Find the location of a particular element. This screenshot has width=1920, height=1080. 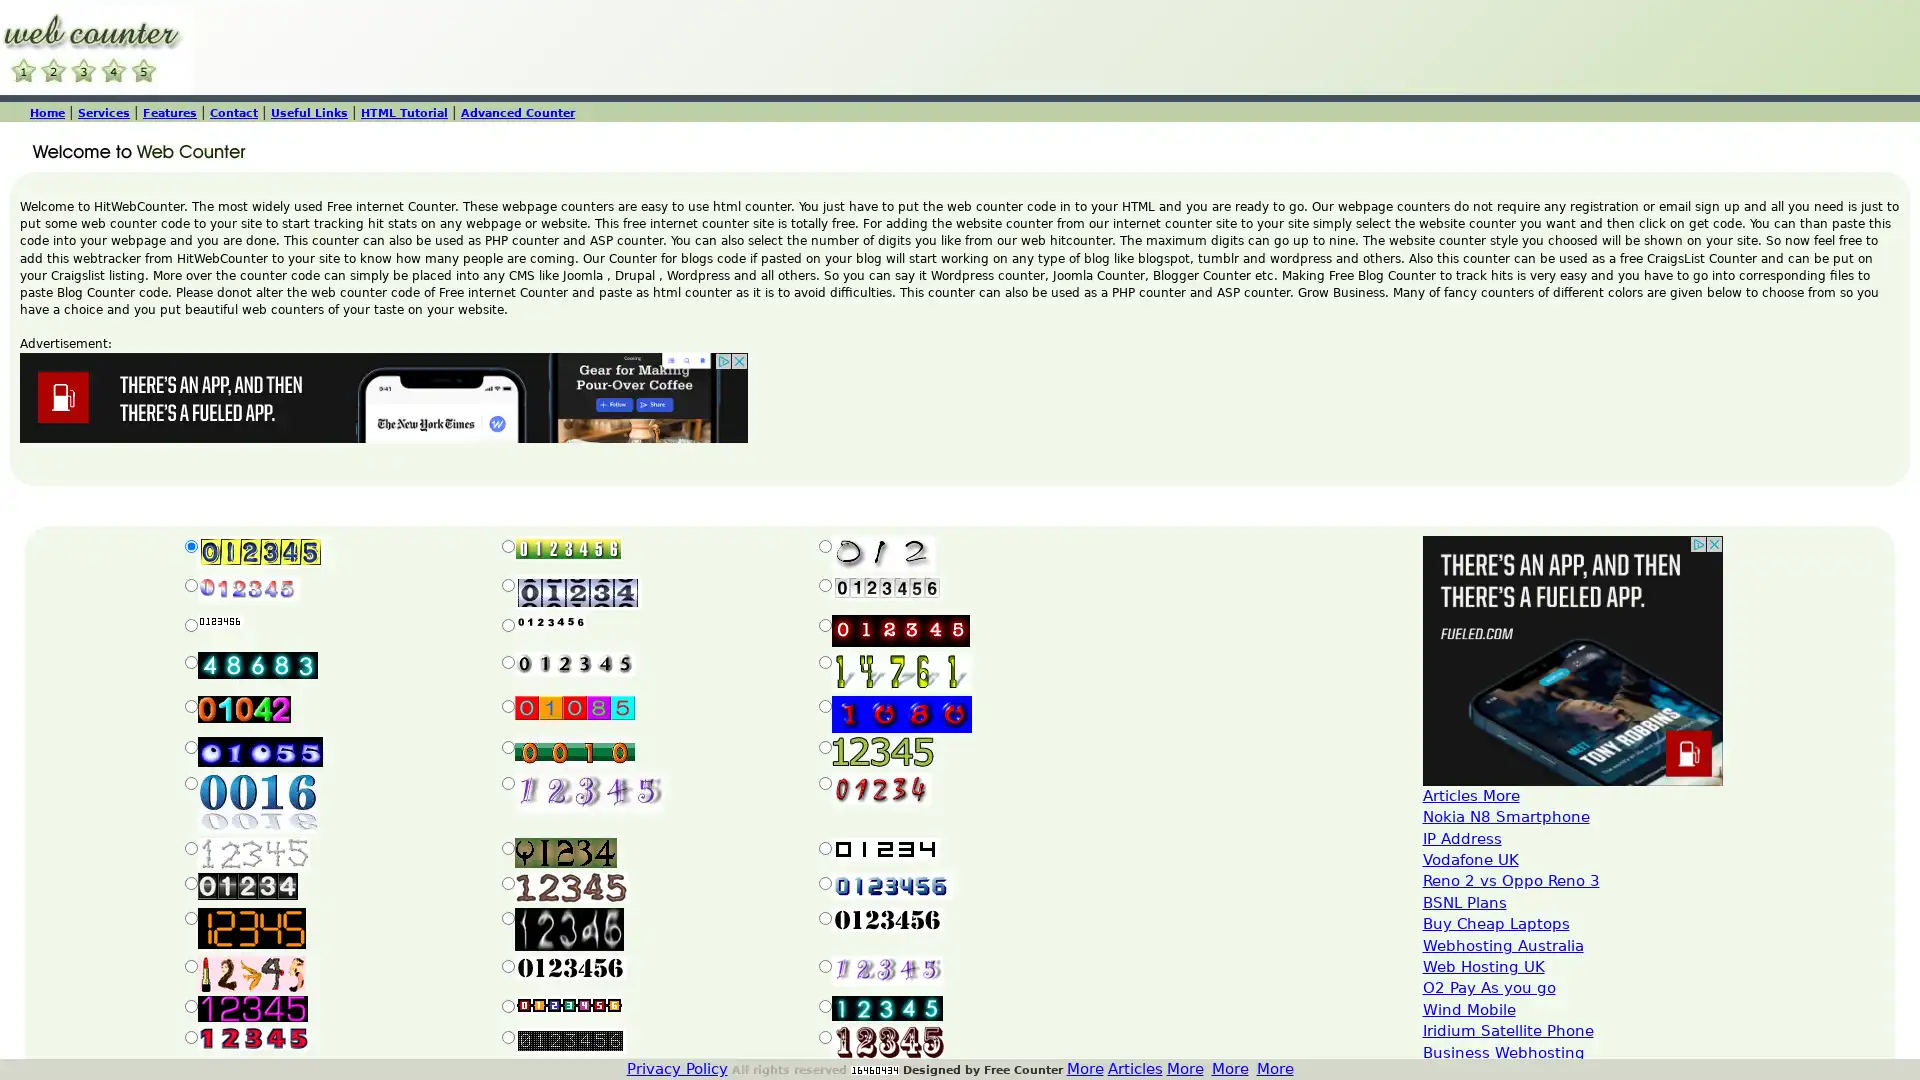

Submit is located at coordinates (569, 966).